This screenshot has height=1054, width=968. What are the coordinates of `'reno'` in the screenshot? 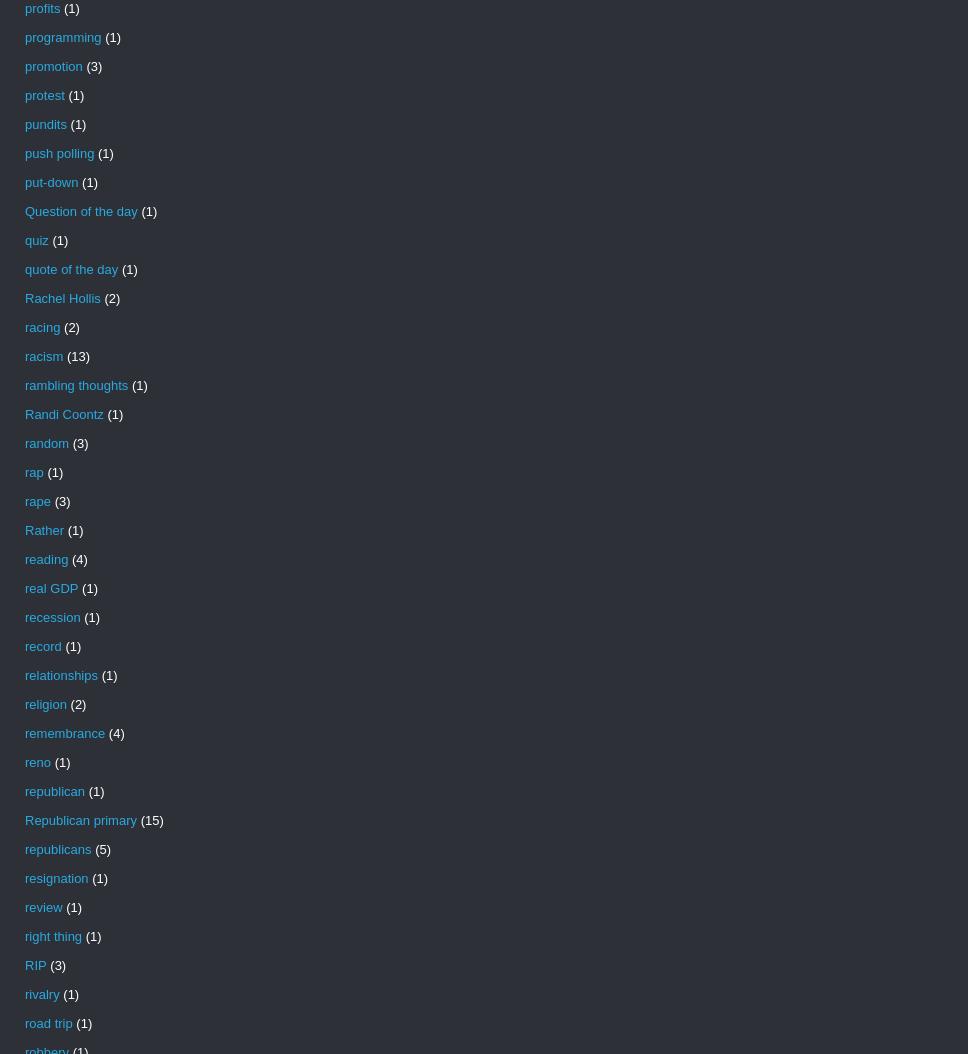 It's located at (38, 762).